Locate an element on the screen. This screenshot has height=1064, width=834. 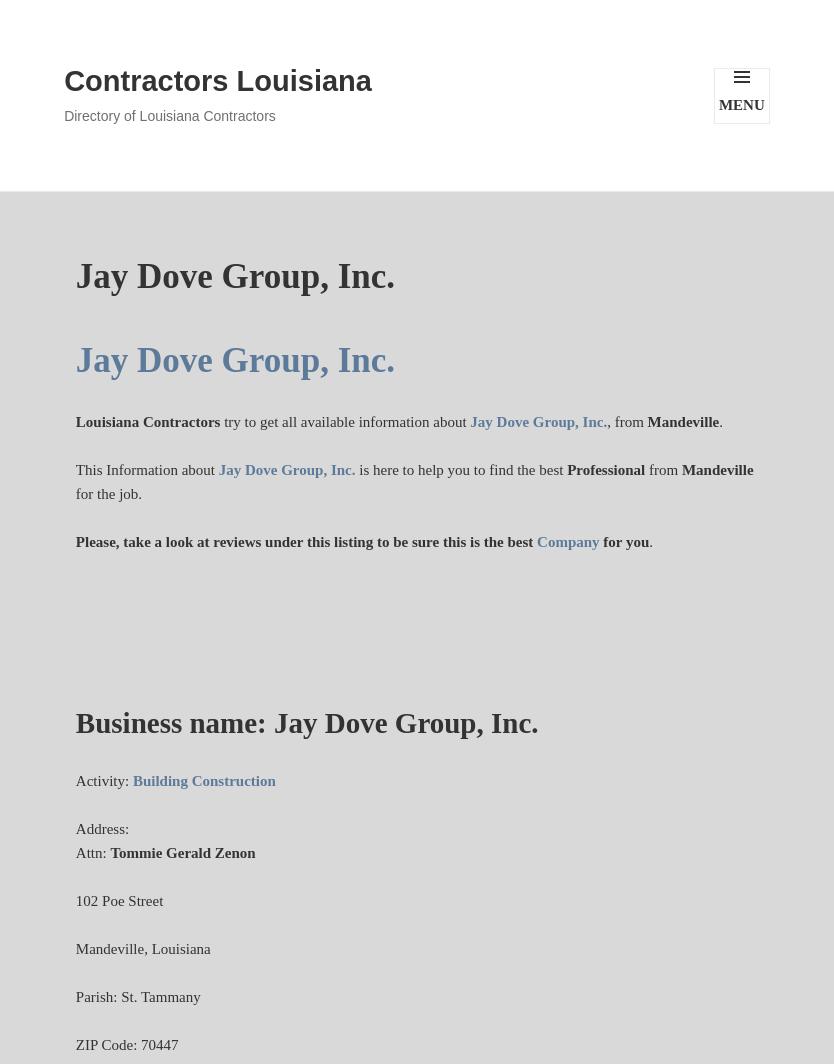
'Building Construction' is located at coordinates (131, 780).